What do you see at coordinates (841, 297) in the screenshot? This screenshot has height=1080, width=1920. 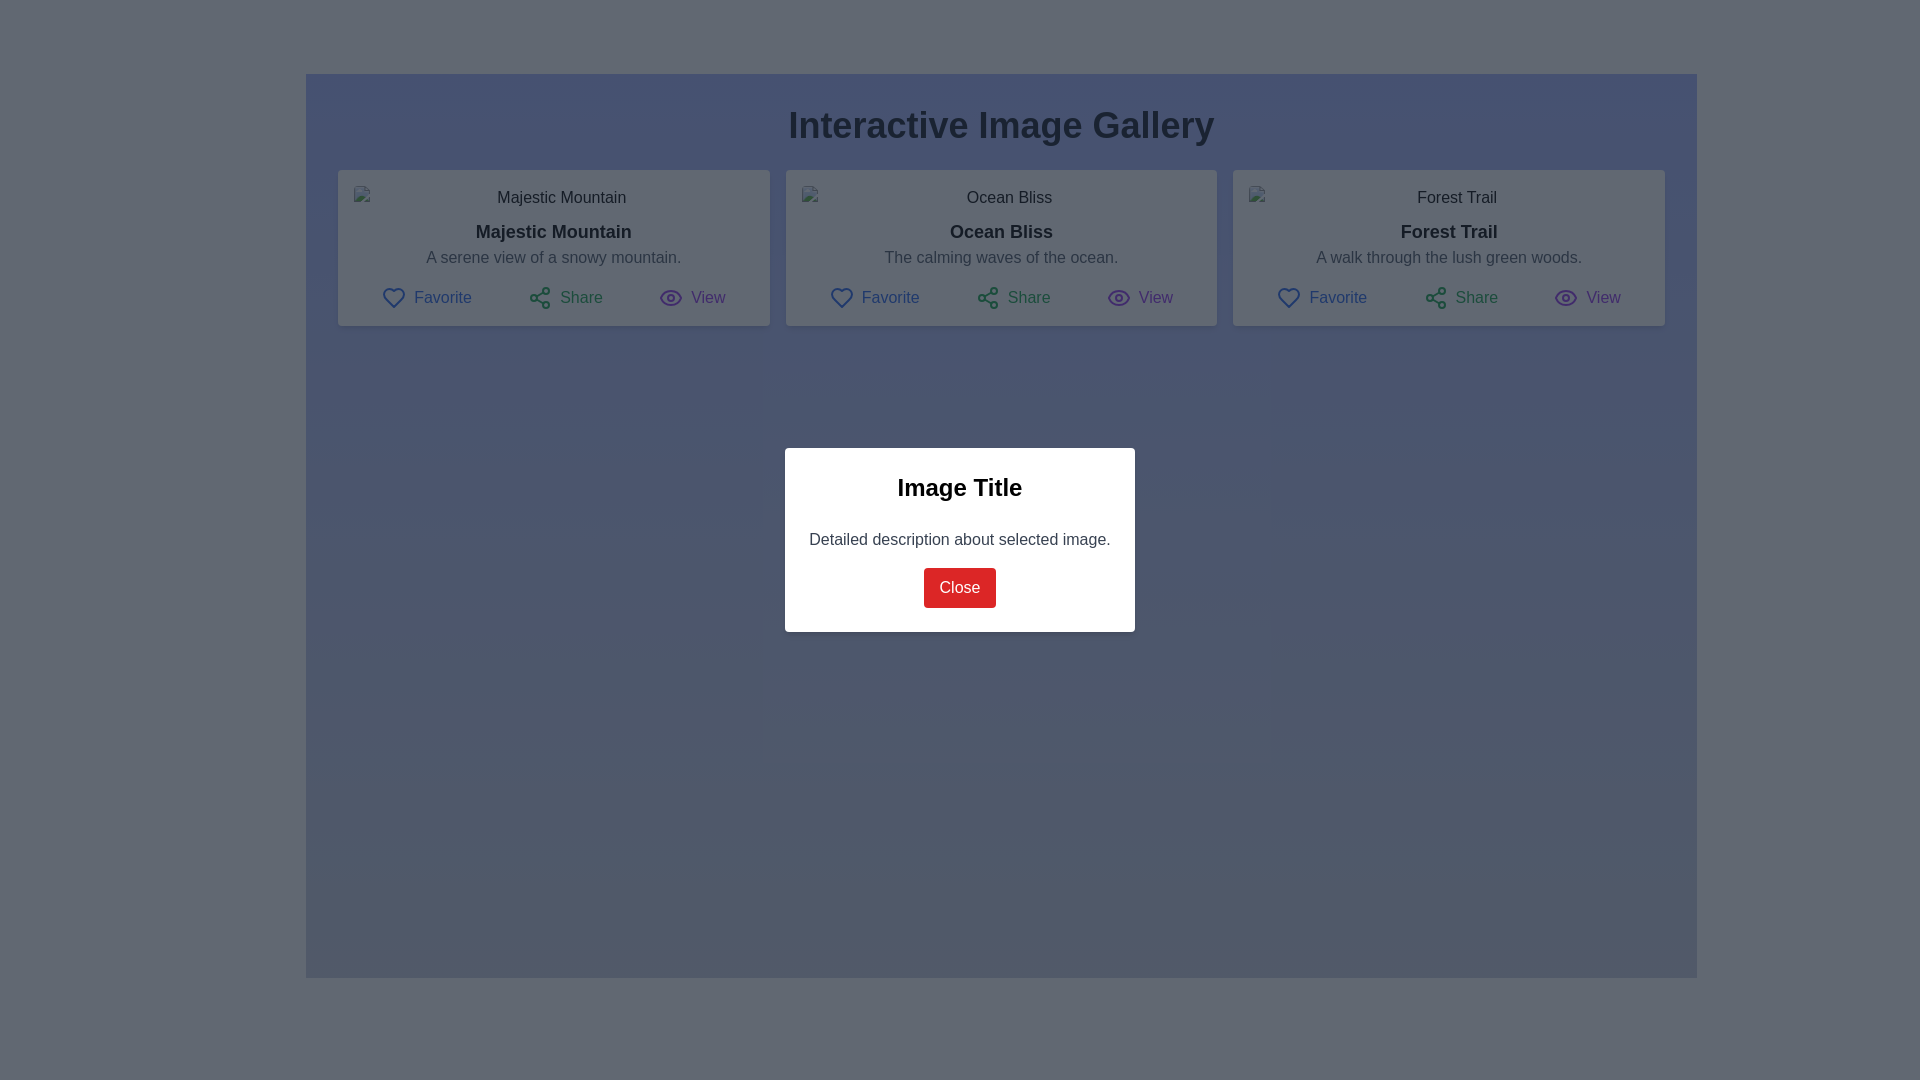 I see `the 'Favorite' heart icon button located on the left of the 'Share' and 'View' buttons in the middle card of the 'Ocean Bliss' interface` at bounding box center [841, 297].